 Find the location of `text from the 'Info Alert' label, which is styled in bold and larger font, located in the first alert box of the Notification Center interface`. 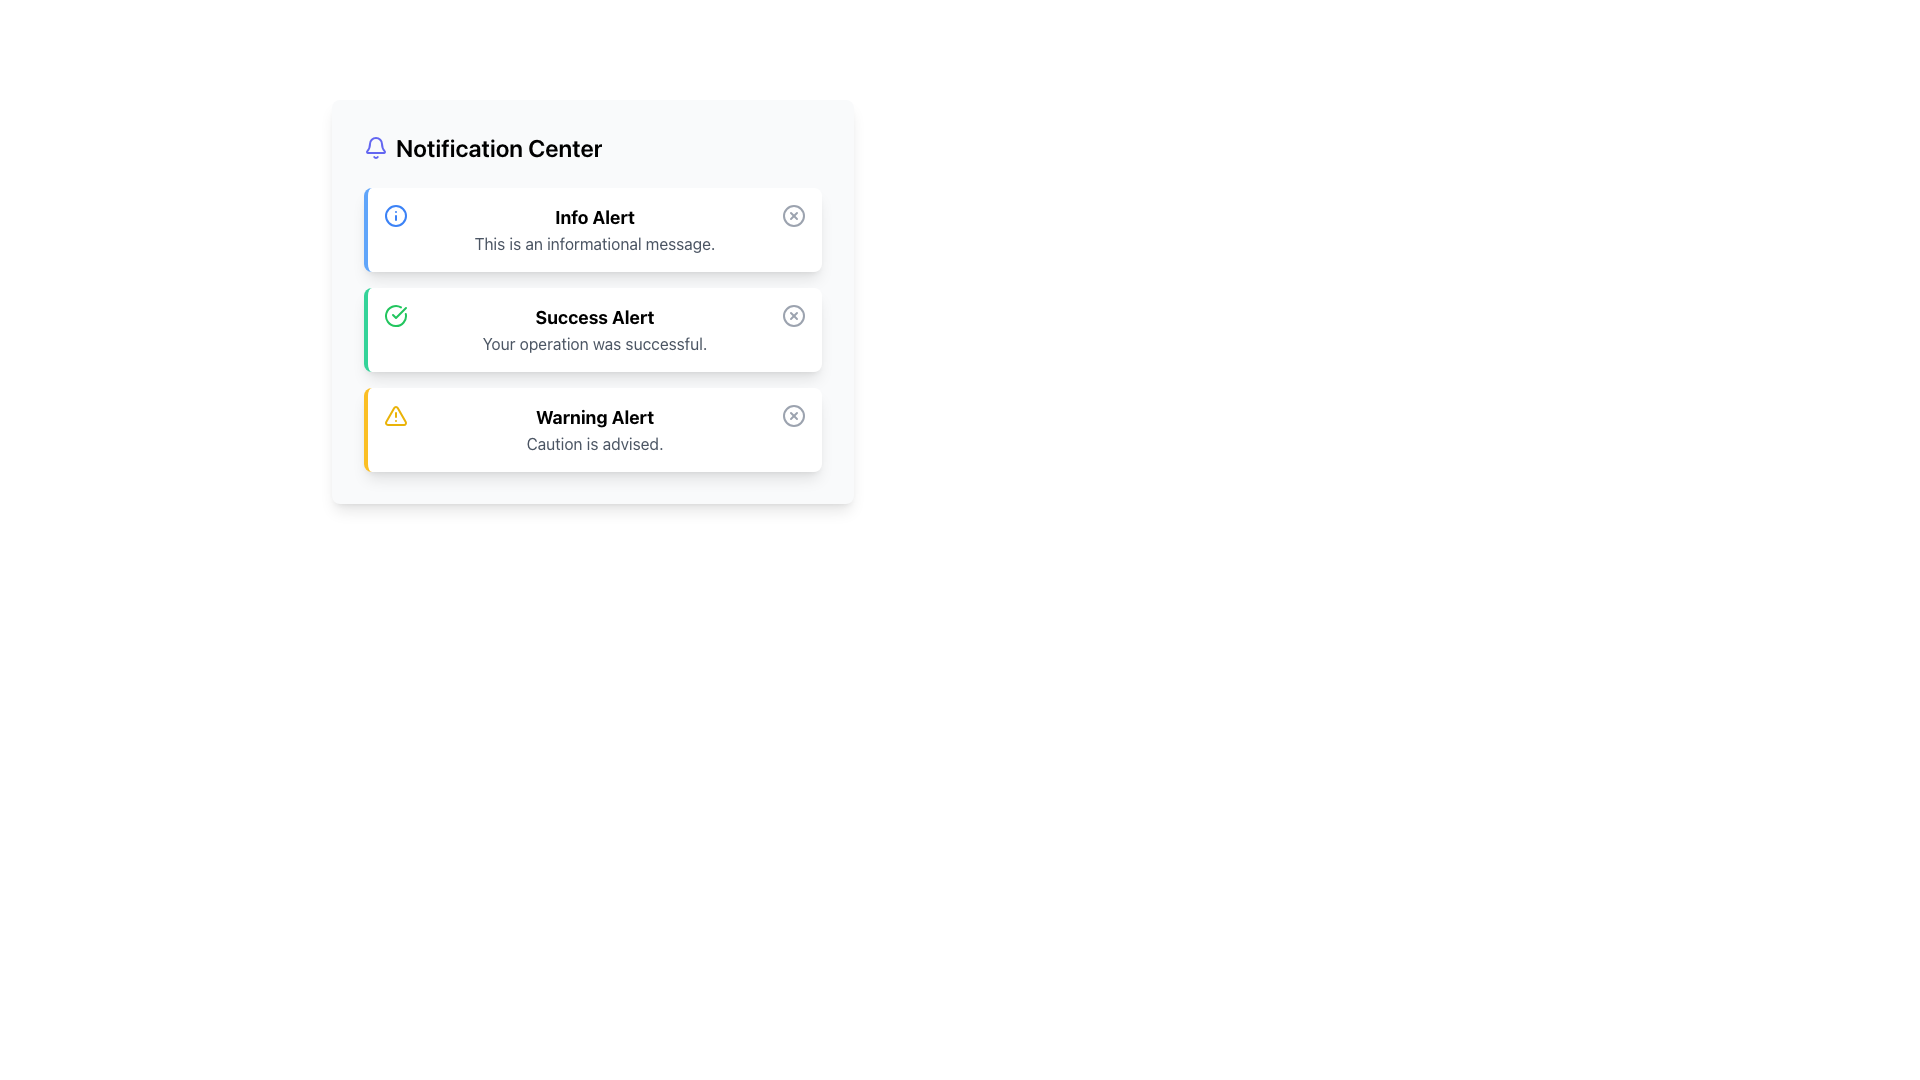

text from the 'Info Alert' label, which is styled in bold and larger font, located in the first alert box of the Notification Center interface is located at coordinates (594, 218).